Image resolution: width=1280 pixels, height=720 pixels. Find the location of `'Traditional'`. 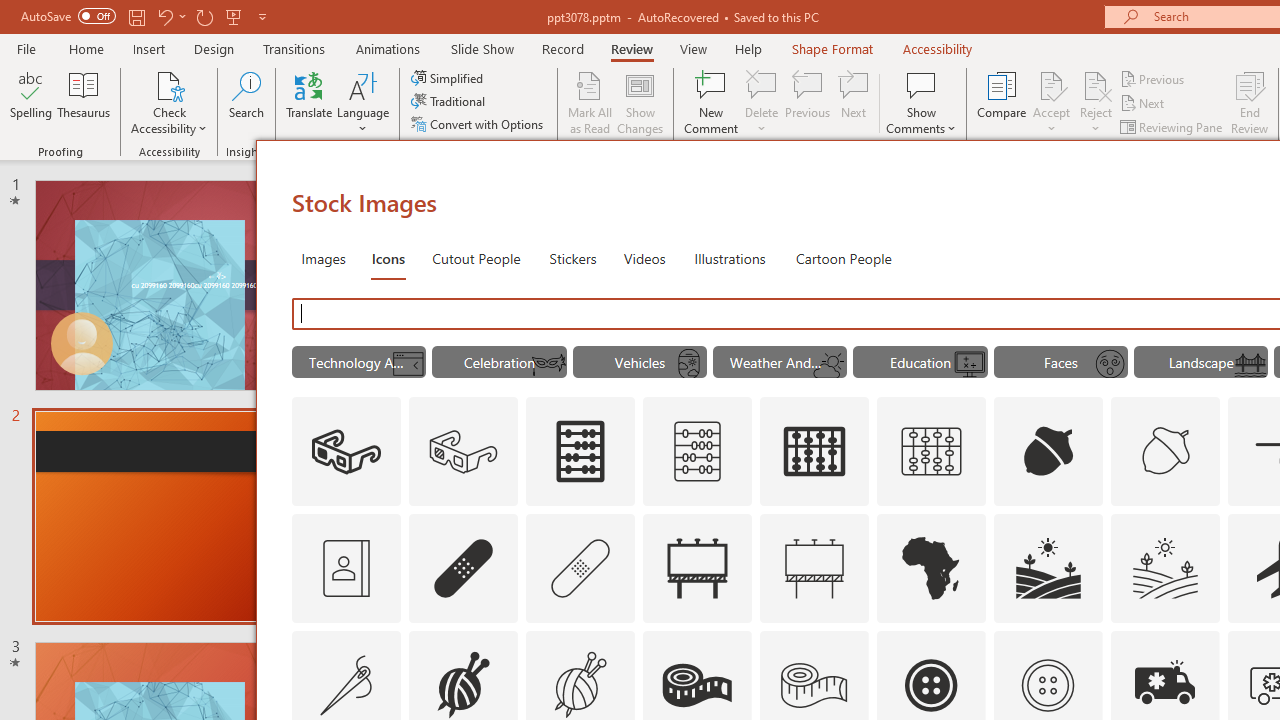

'Traditional' is located at coordinates (448, 101).